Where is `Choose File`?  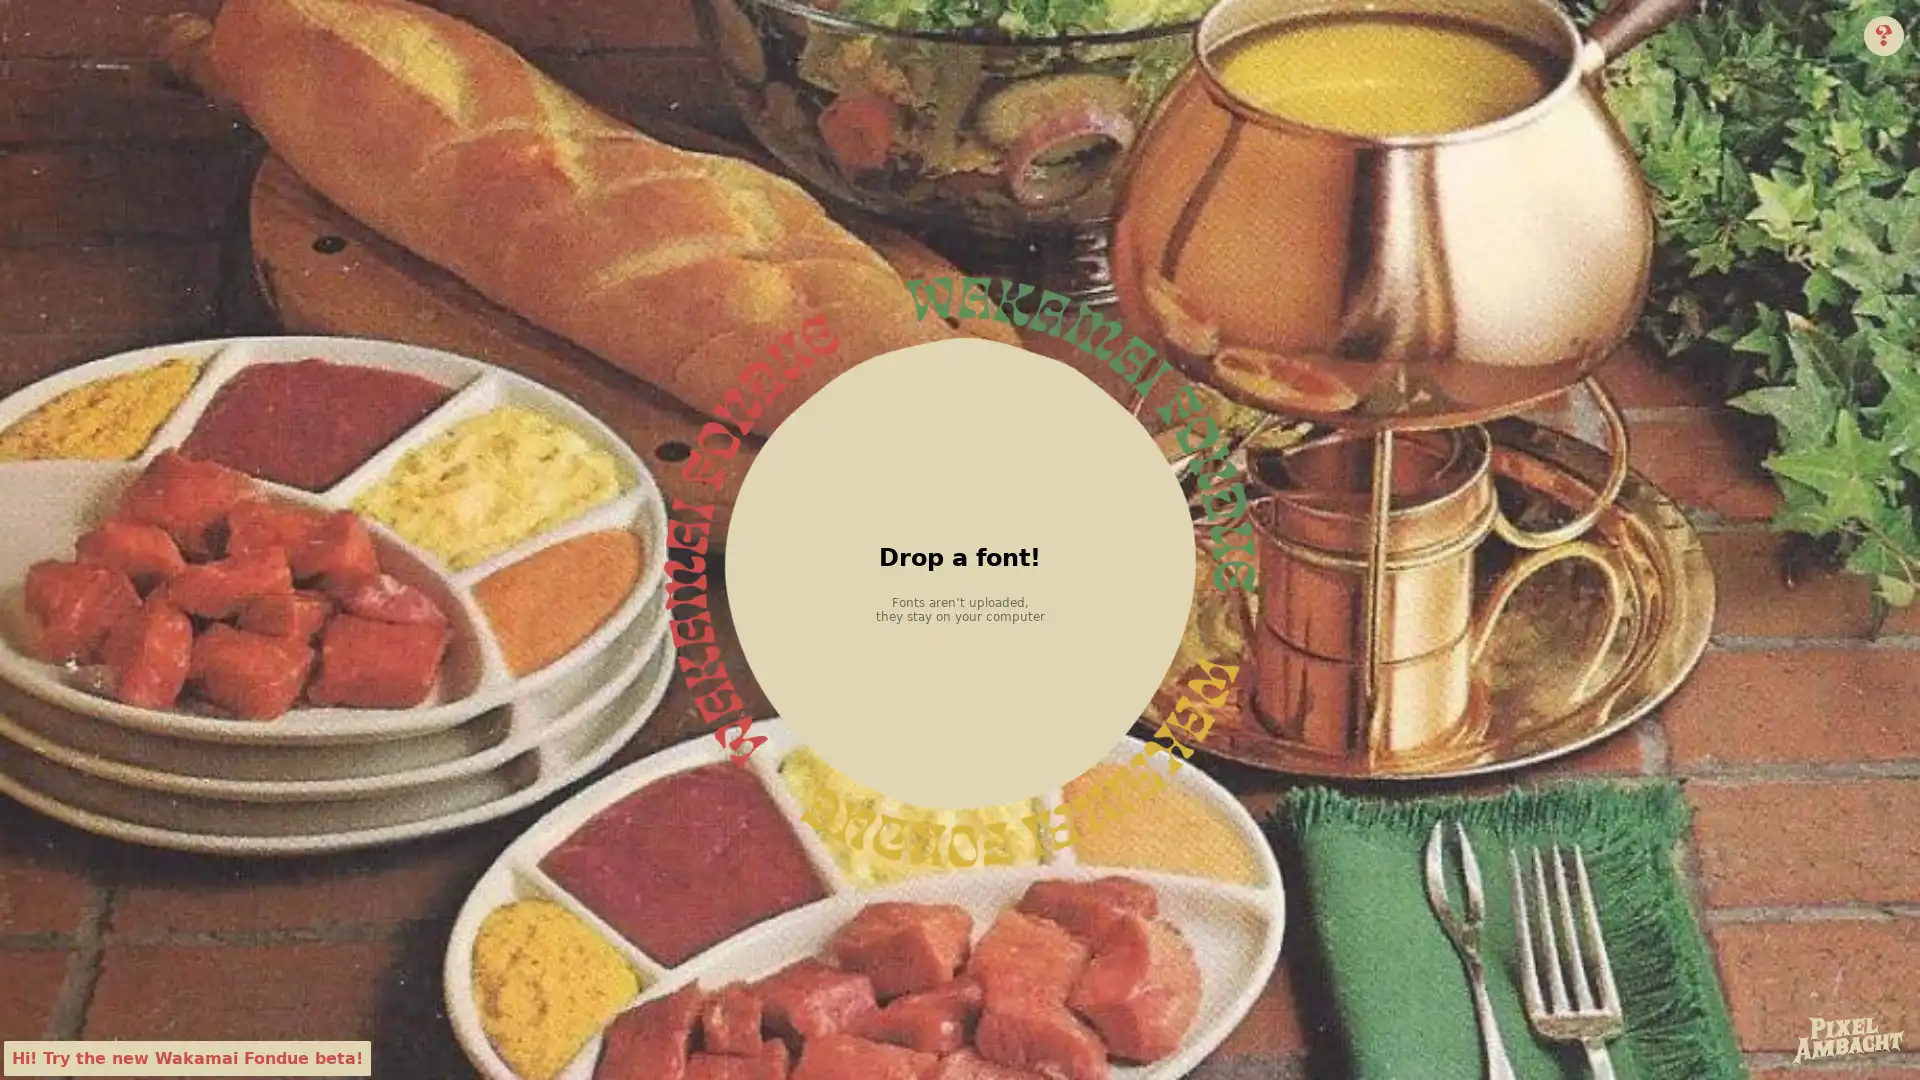 Choose File is located at coordinates (1004, 582).